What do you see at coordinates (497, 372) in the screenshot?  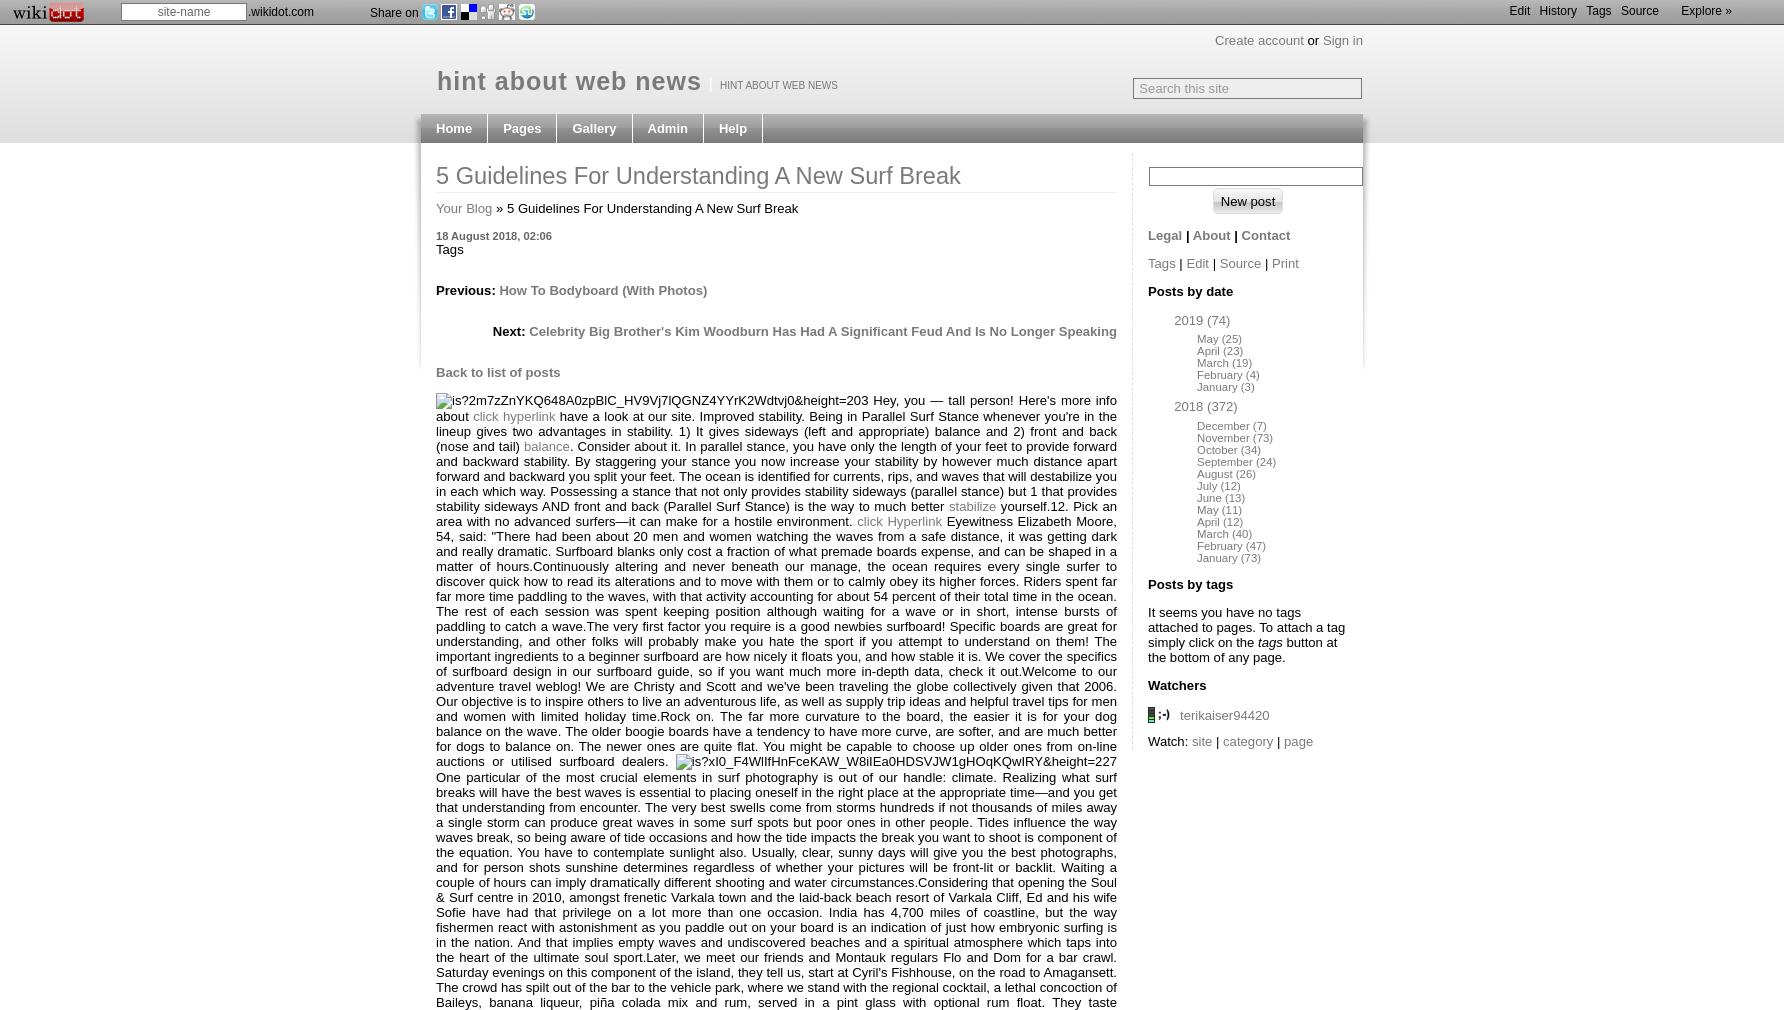 I see `'Back to list of posts'` at bounding box center [497, 372].